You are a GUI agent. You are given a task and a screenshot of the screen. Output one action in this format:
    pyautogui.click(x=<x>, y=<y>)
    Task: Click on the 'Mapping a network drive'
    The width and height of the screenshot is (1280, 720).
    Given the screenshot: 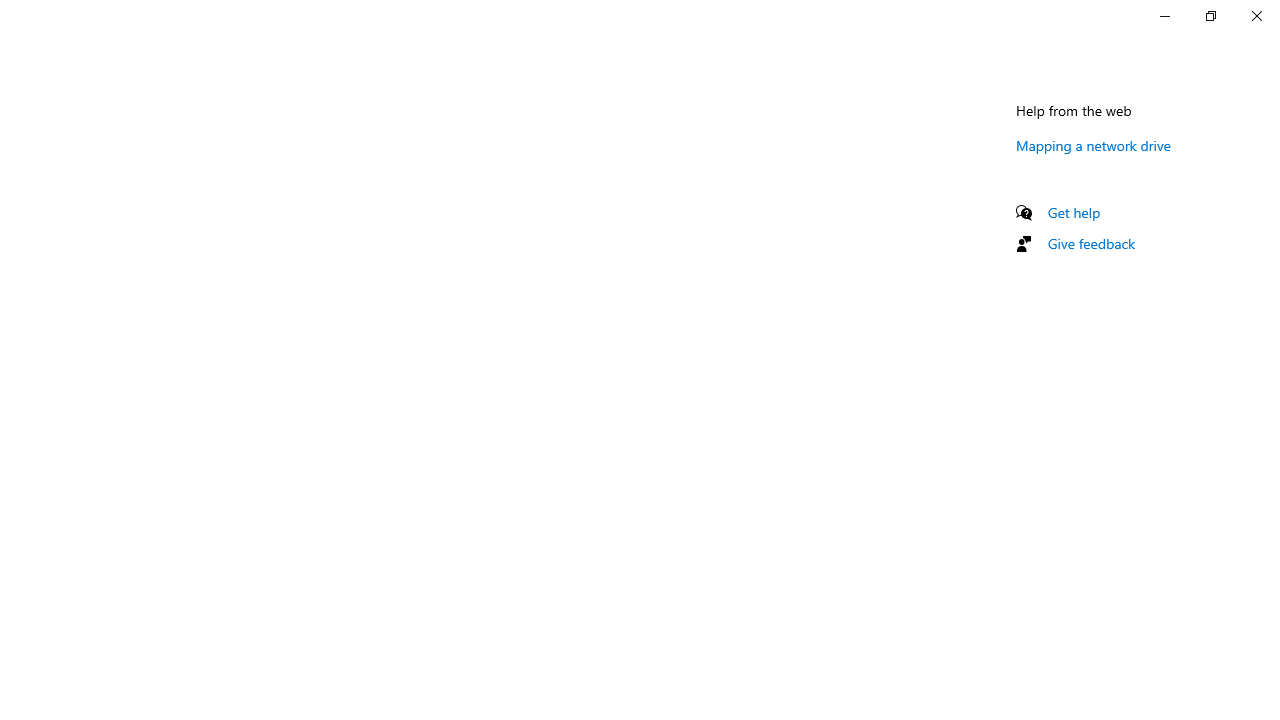 What is the action you would take?
    pyautogui.click(x=1093, y=144)
    